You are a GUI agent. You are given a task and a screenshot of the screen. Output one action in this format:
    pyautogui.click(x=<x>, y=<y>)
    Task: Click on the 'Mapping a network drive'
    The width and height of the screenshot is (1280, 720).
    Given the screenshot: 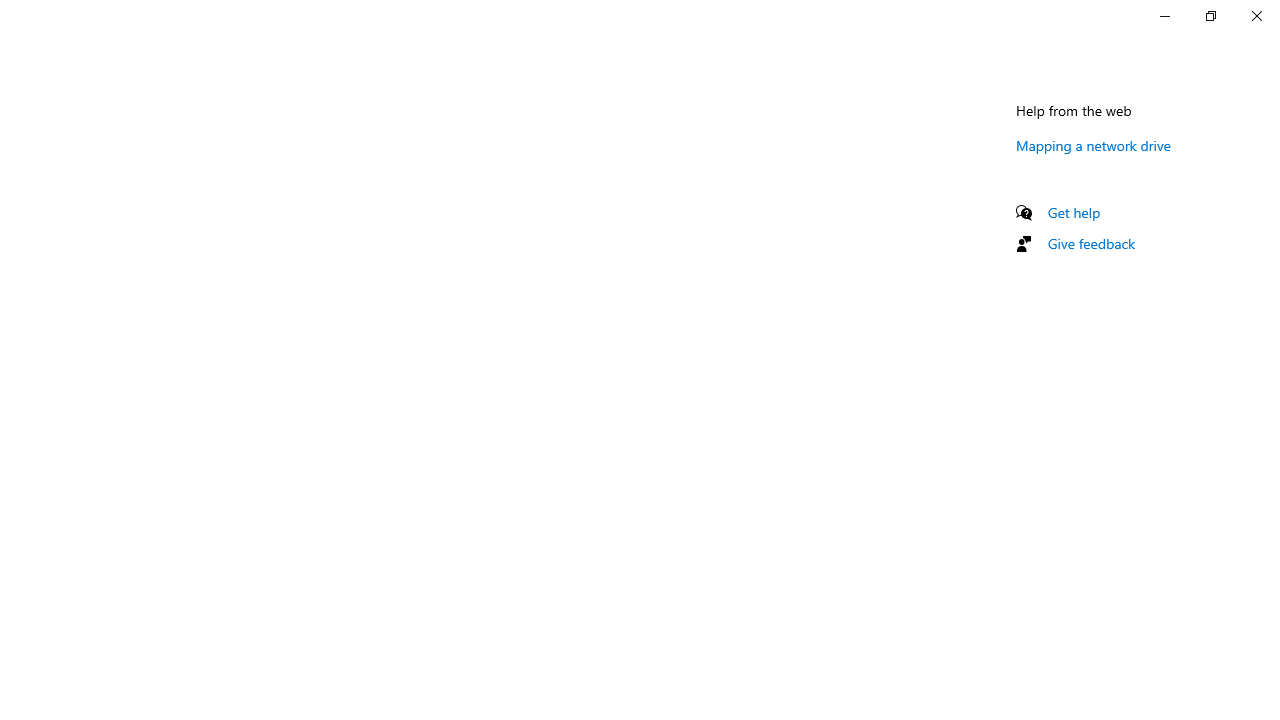 What is the action you would take?
    pyautogui.click(x=1093, y=144)
    